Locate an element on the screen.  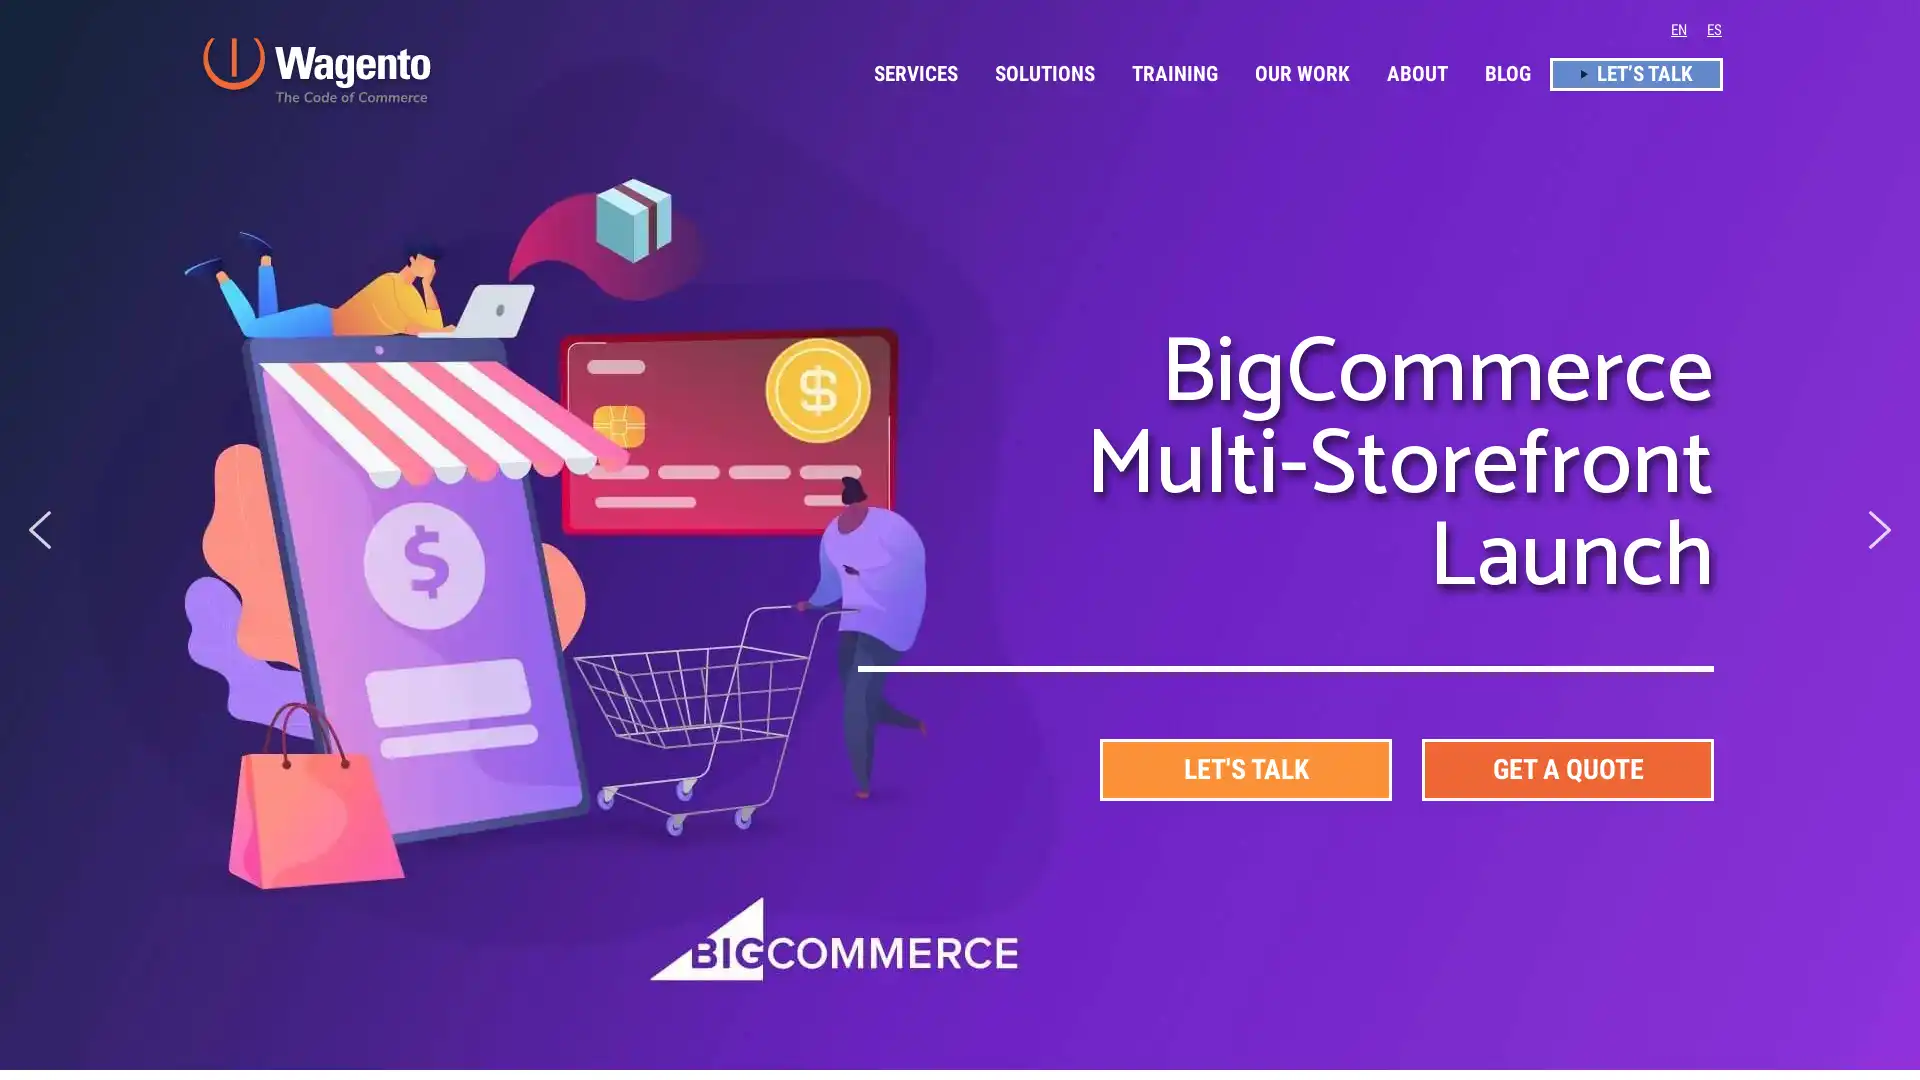
Accept is located at coordinates (1232, 160).